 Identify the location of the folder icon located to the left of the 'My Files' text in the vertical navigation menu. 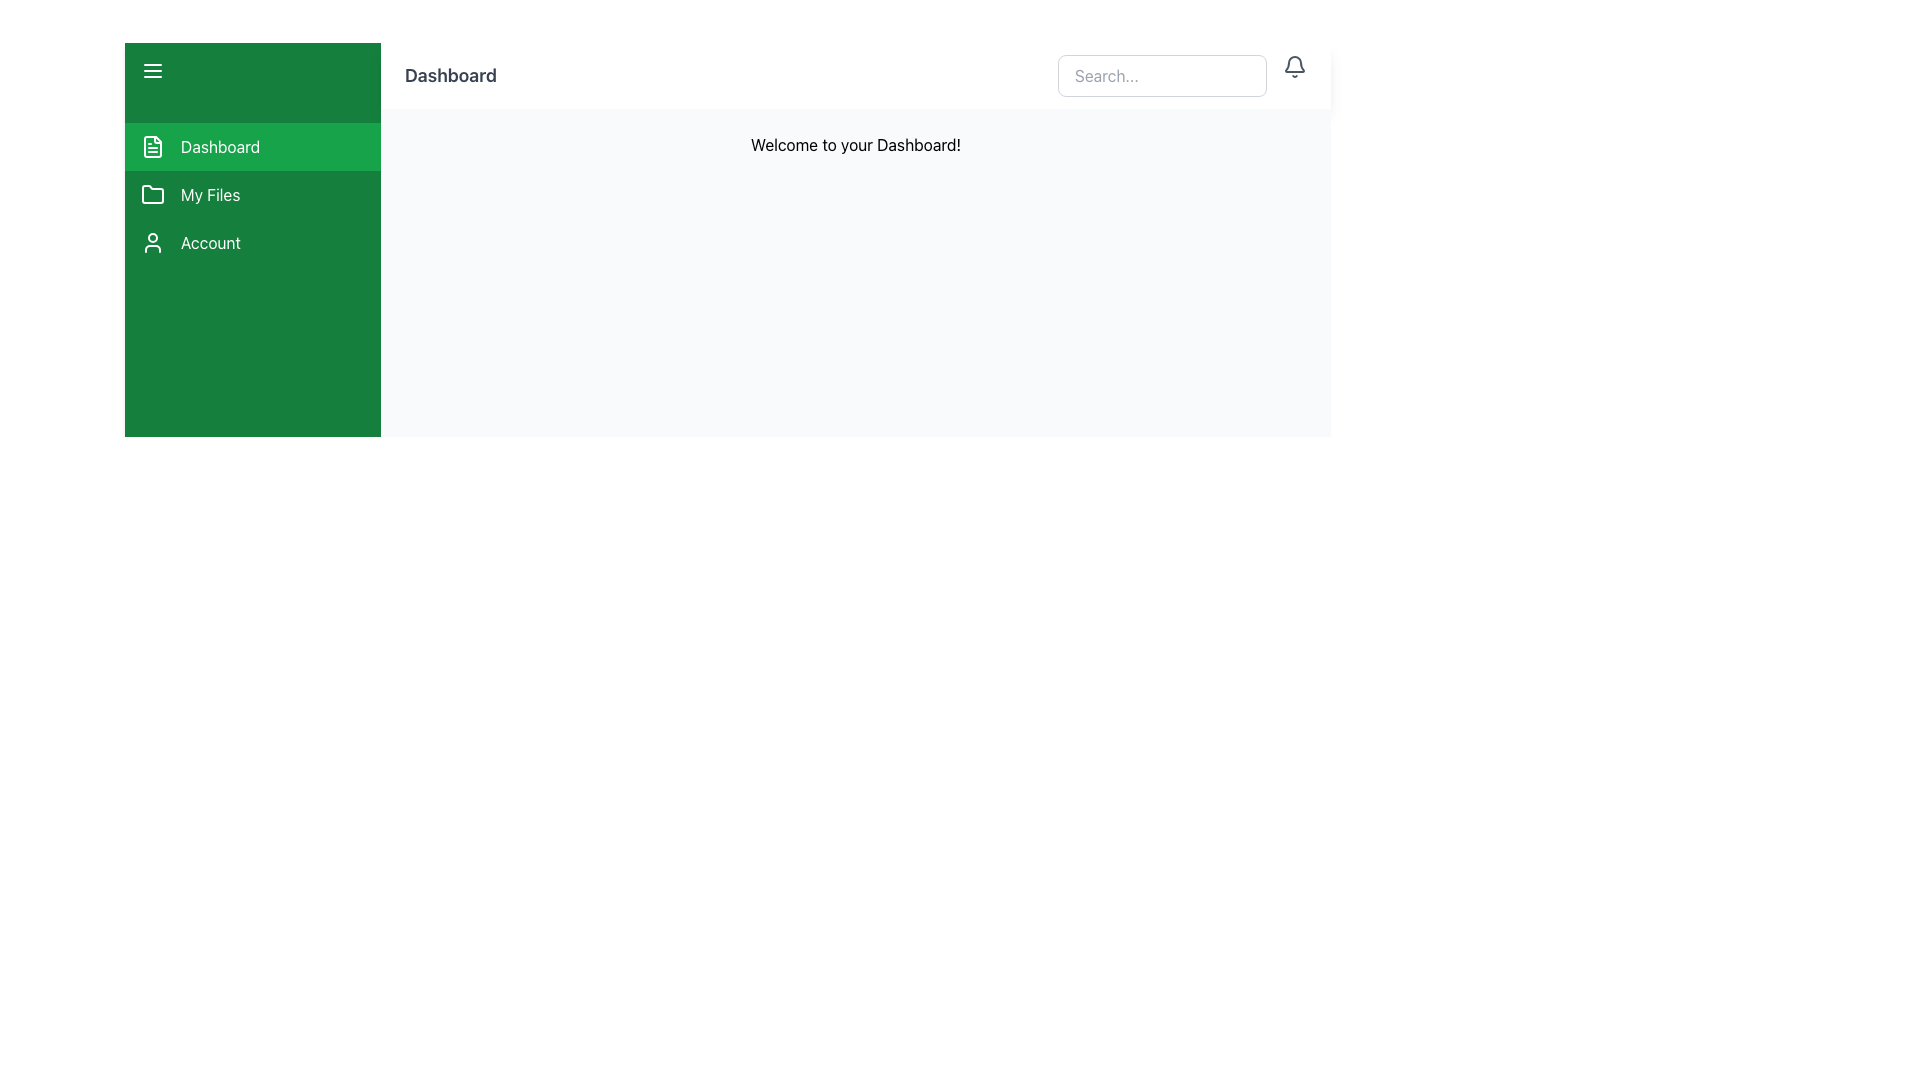
(152, 195).